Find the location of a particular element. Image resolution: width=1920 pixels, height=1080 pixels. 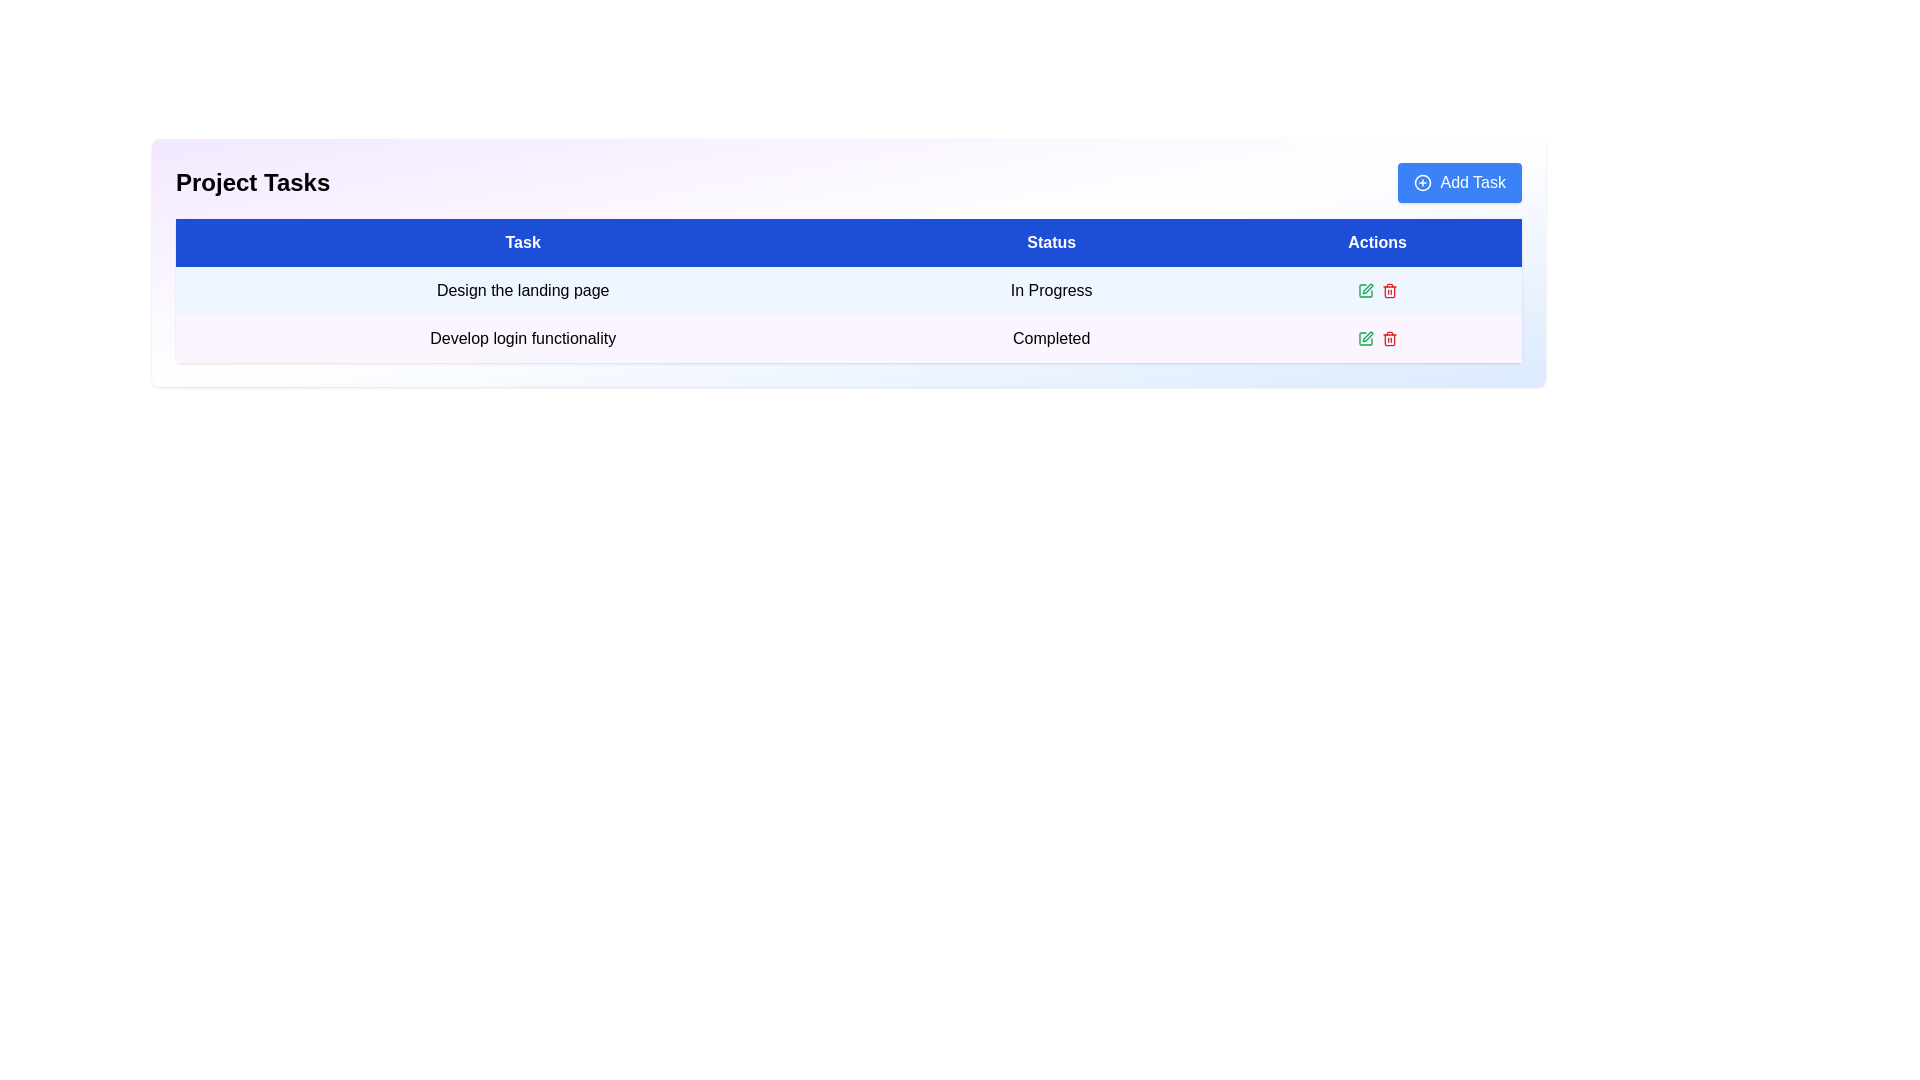

the Text label in the second row of the project management table under the 'Task' column, which displays the description or title of a task is located at coordinates (523, 338).